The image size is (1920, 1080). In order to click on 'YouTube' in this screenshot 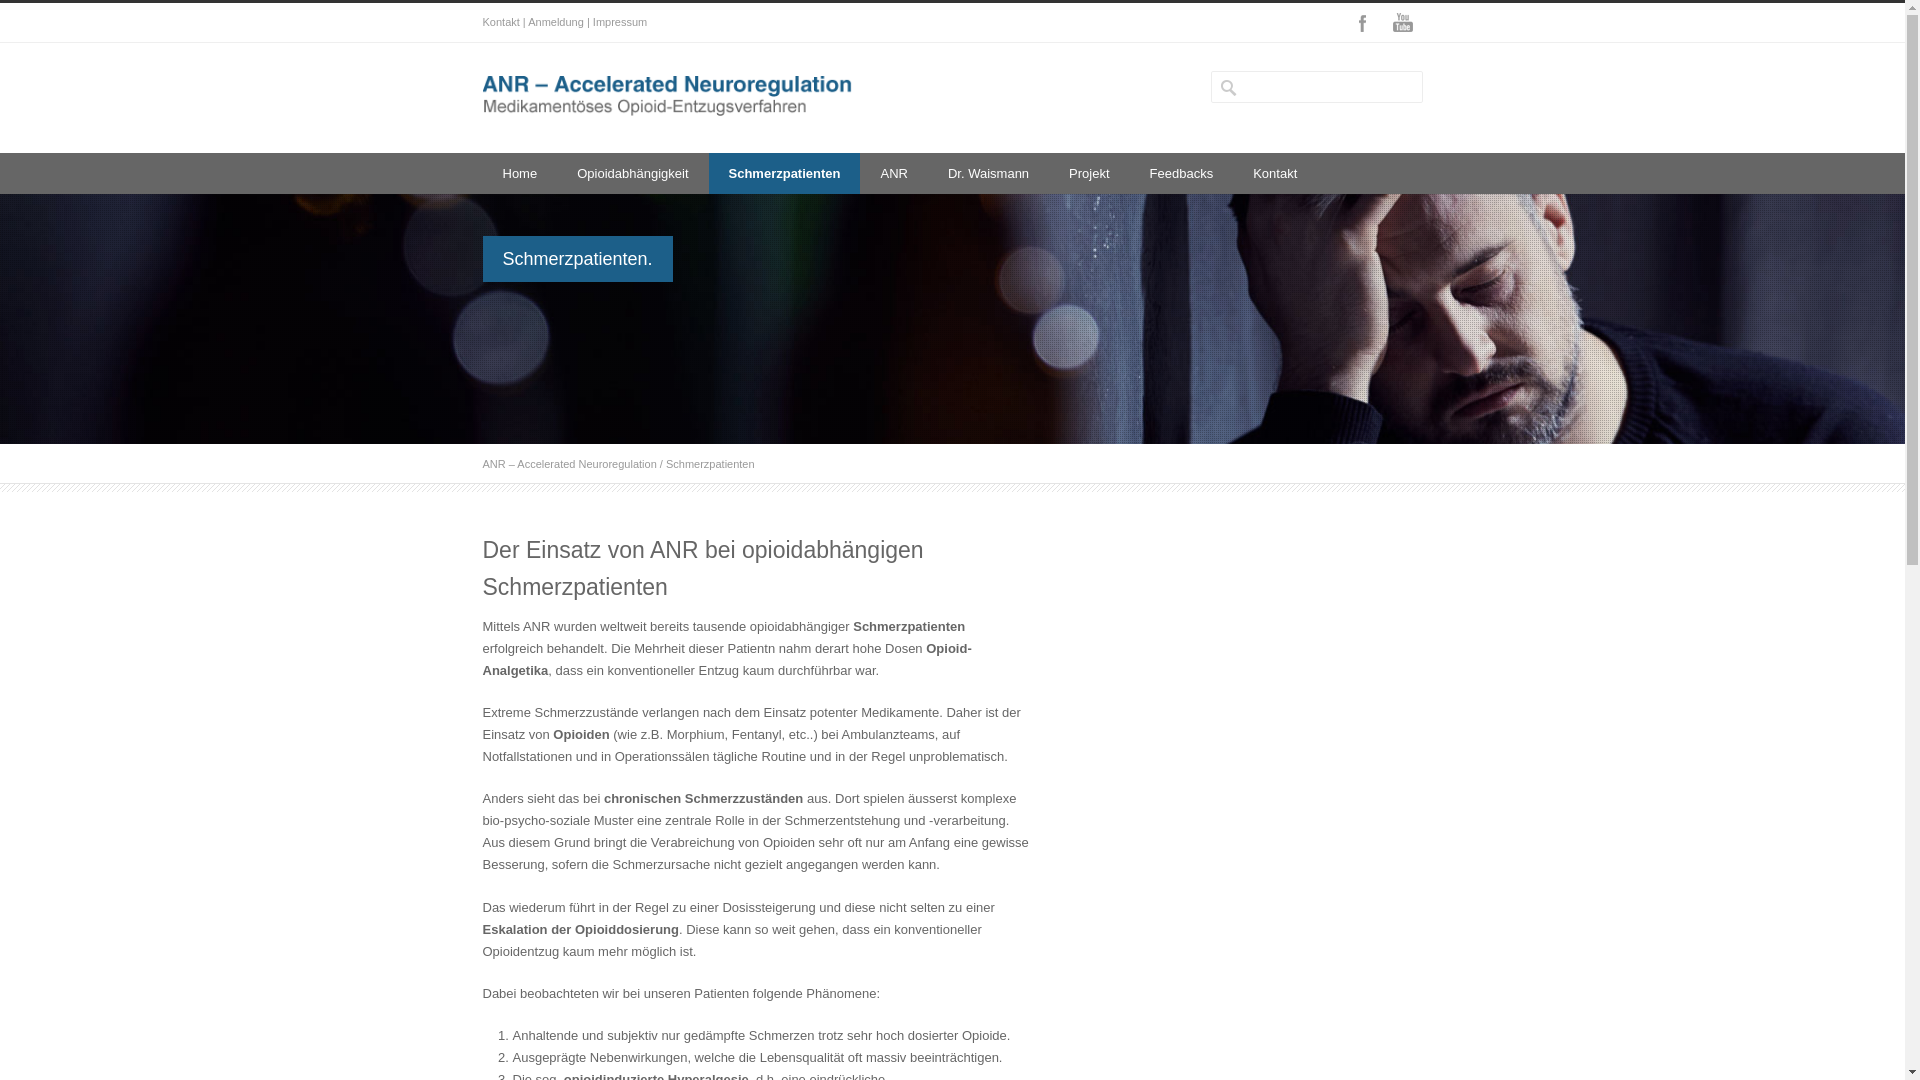, I will do `click(1400, 23)`.